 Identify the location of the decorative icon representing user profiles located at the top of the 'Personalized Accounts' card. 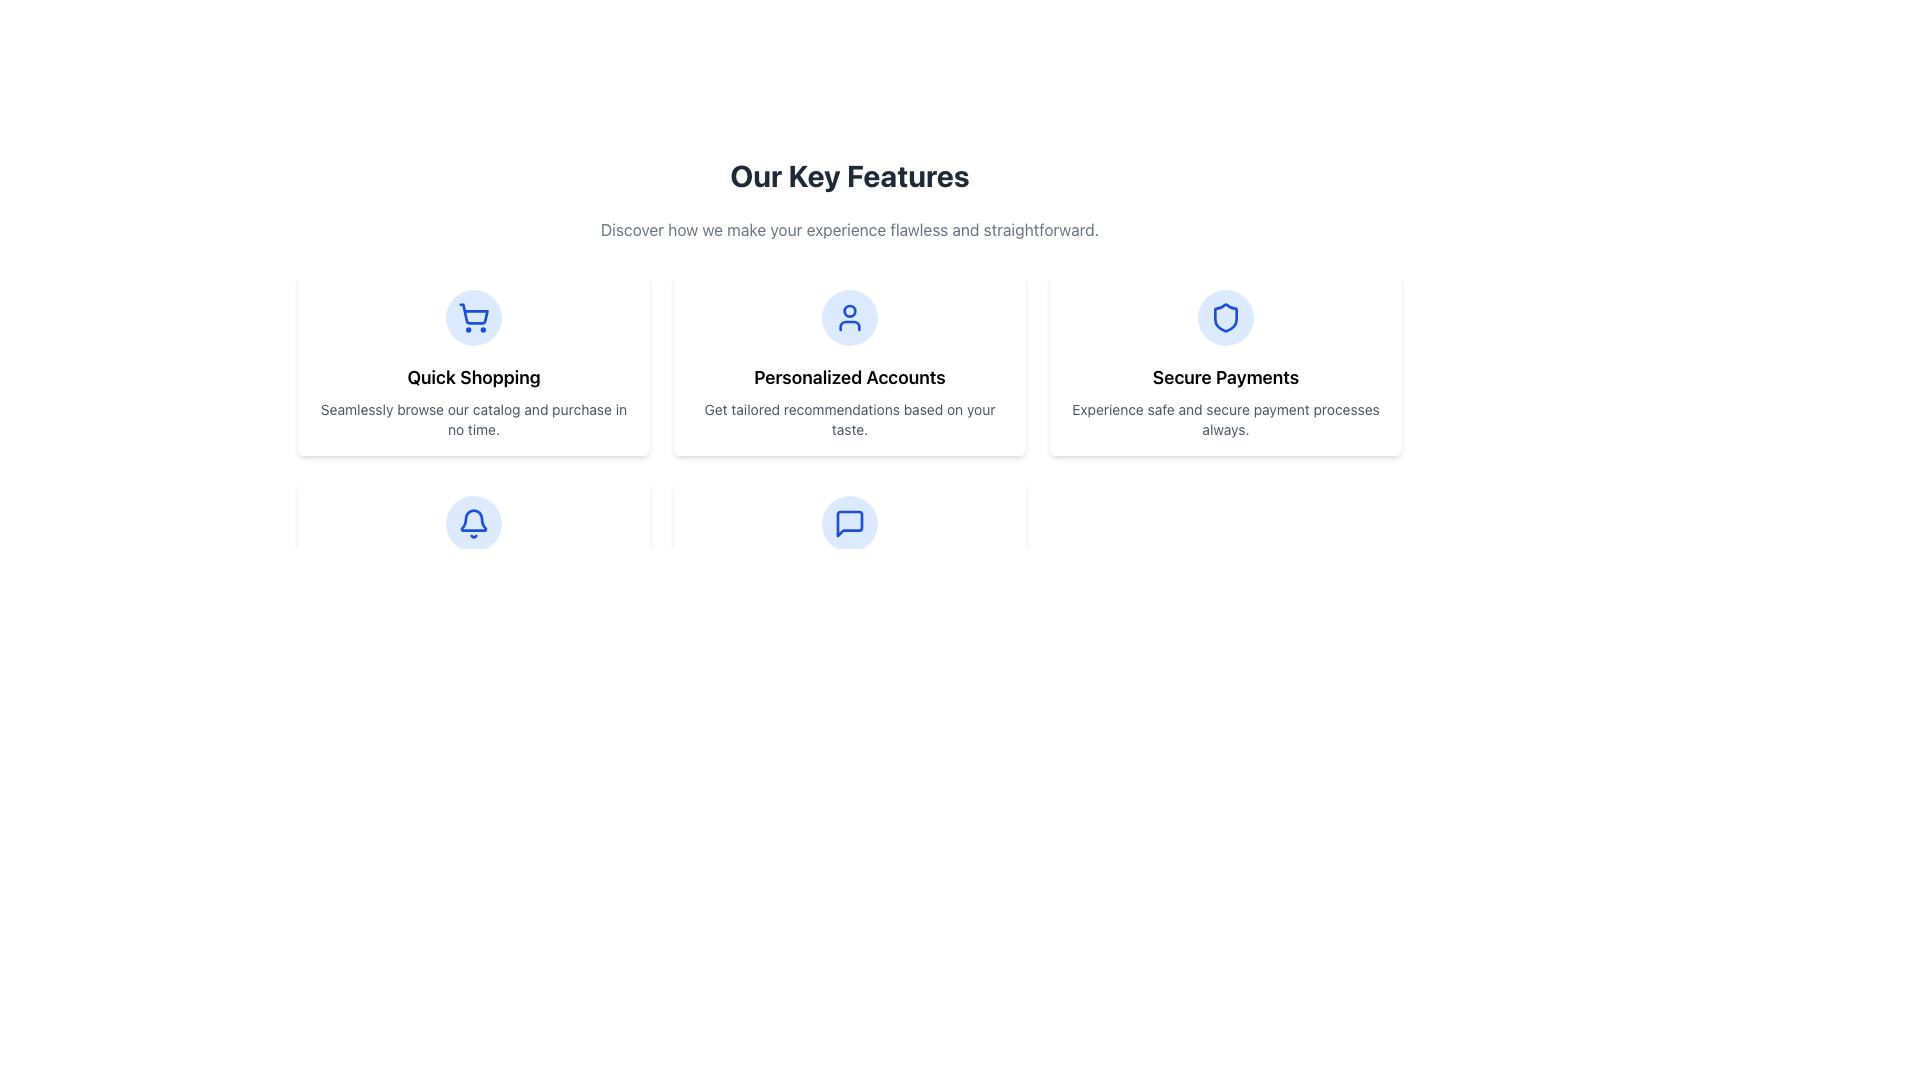
(849, 316).